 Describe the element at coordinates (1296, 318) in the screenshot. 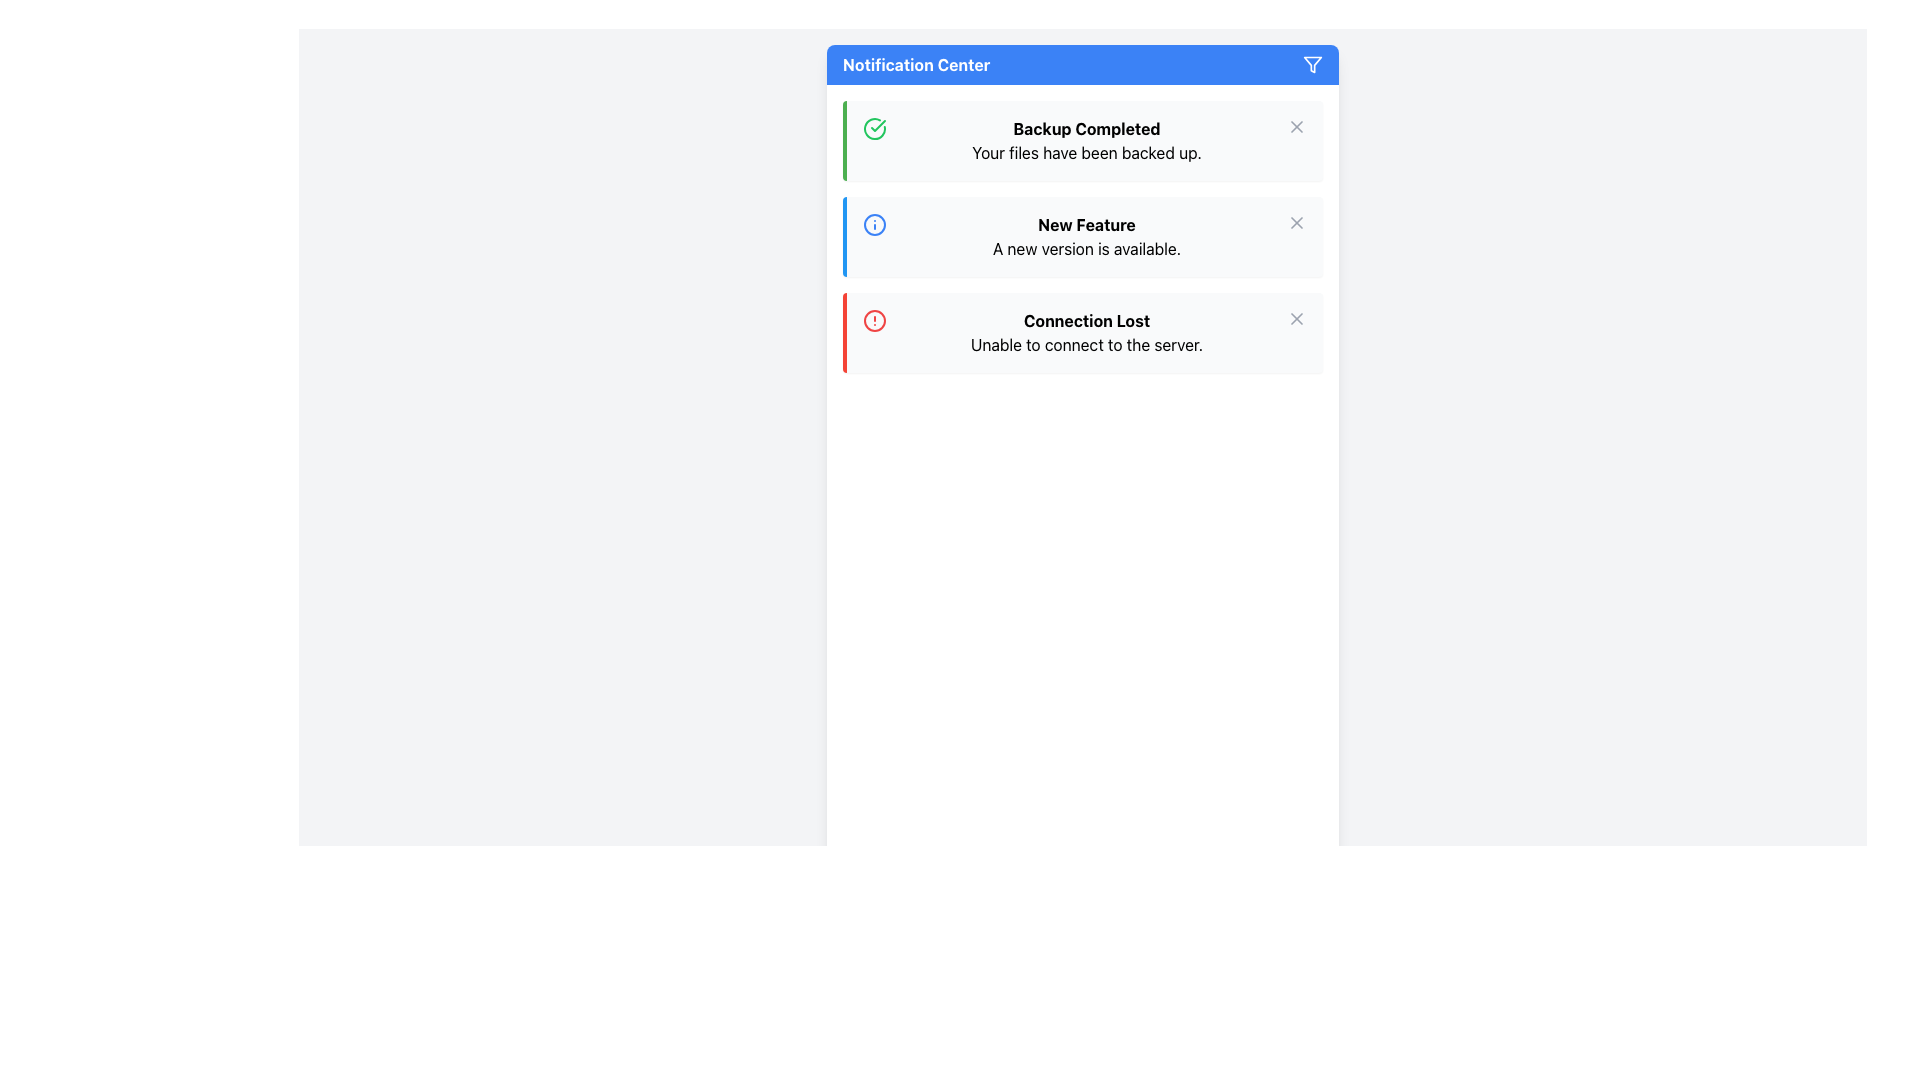

I see `the small gray 'X' close button in the notification section at the top-right corner of the 'Connection Lost' notification to change its color` at that location.